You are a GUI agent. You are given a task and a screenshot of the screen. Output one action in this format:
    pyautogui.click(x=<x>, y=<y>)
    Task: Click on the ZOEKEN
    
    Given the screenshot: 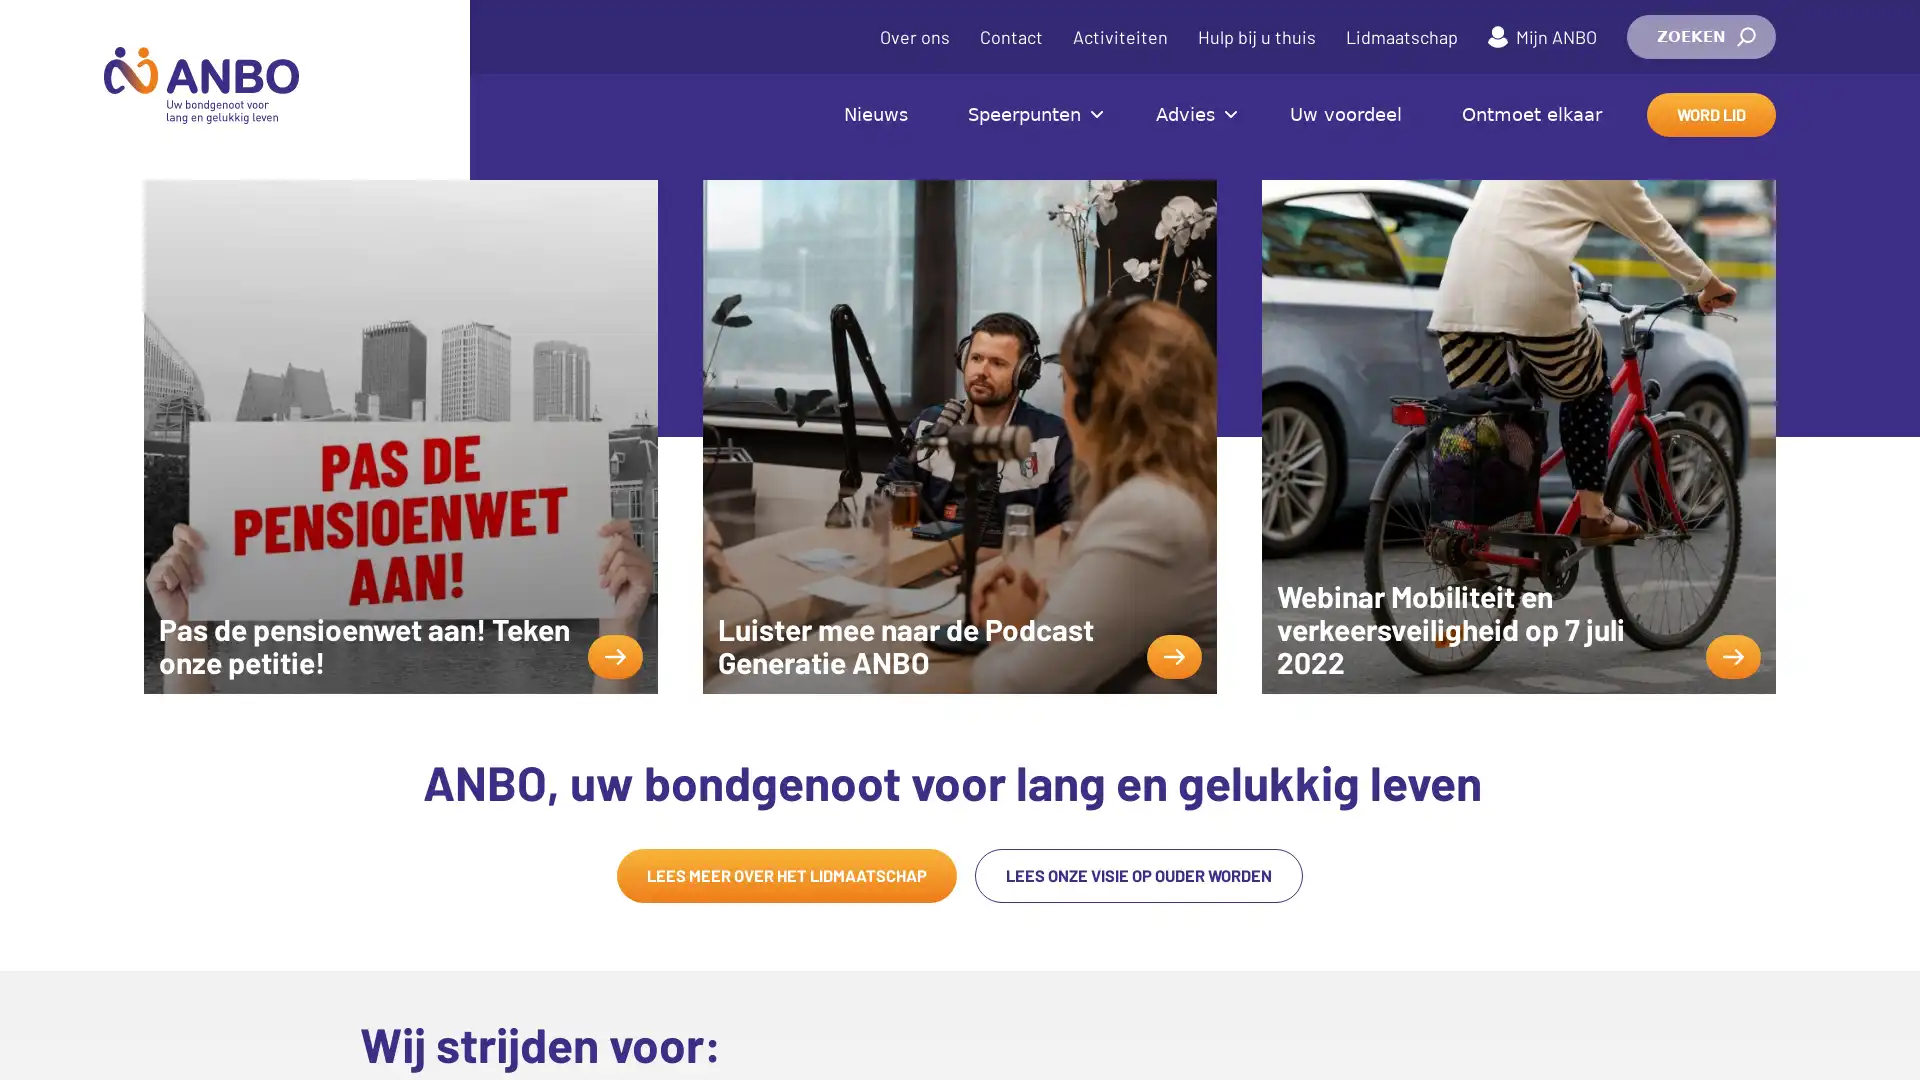 What is the action you would take?
    pyautogui.click(x=1700, y=37)
    